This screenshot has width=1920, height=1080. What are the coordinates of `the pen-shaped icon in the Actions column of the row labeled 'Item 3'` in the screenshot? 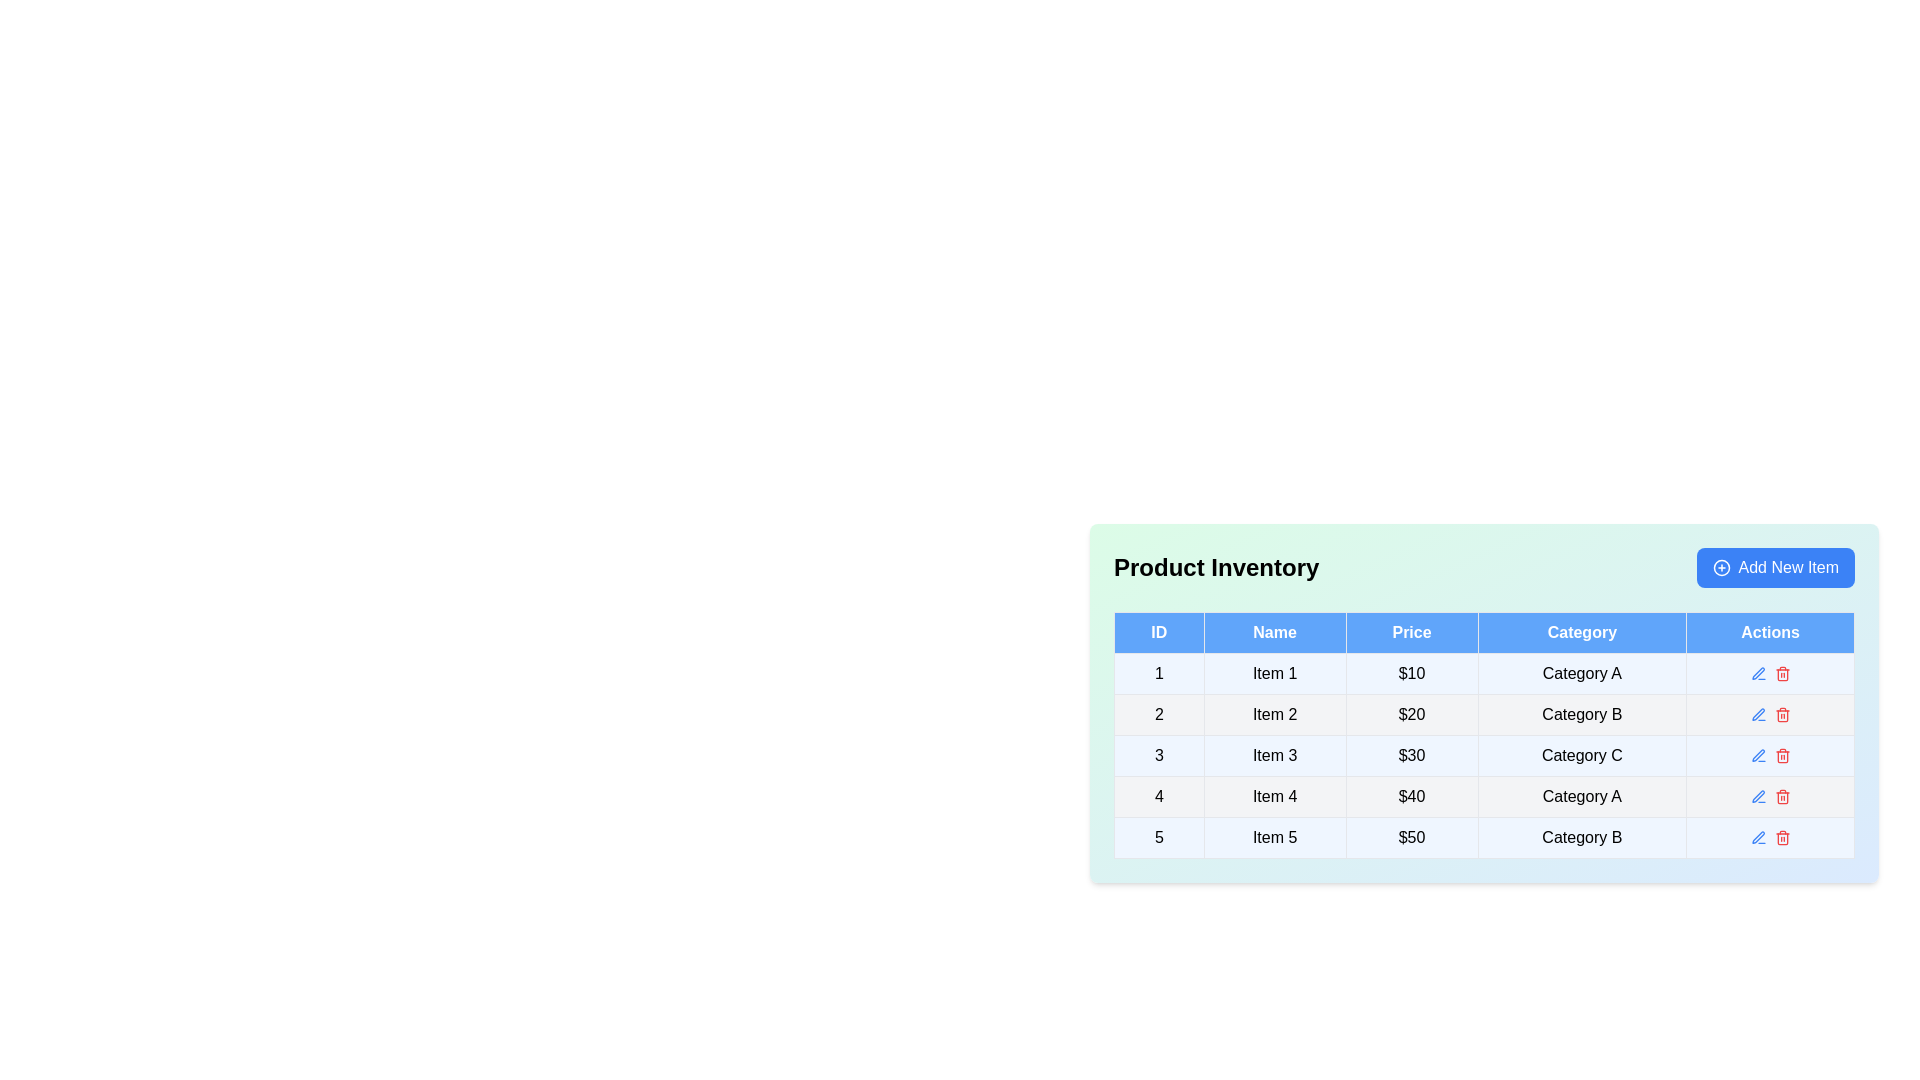 It's located at (1757, 756).